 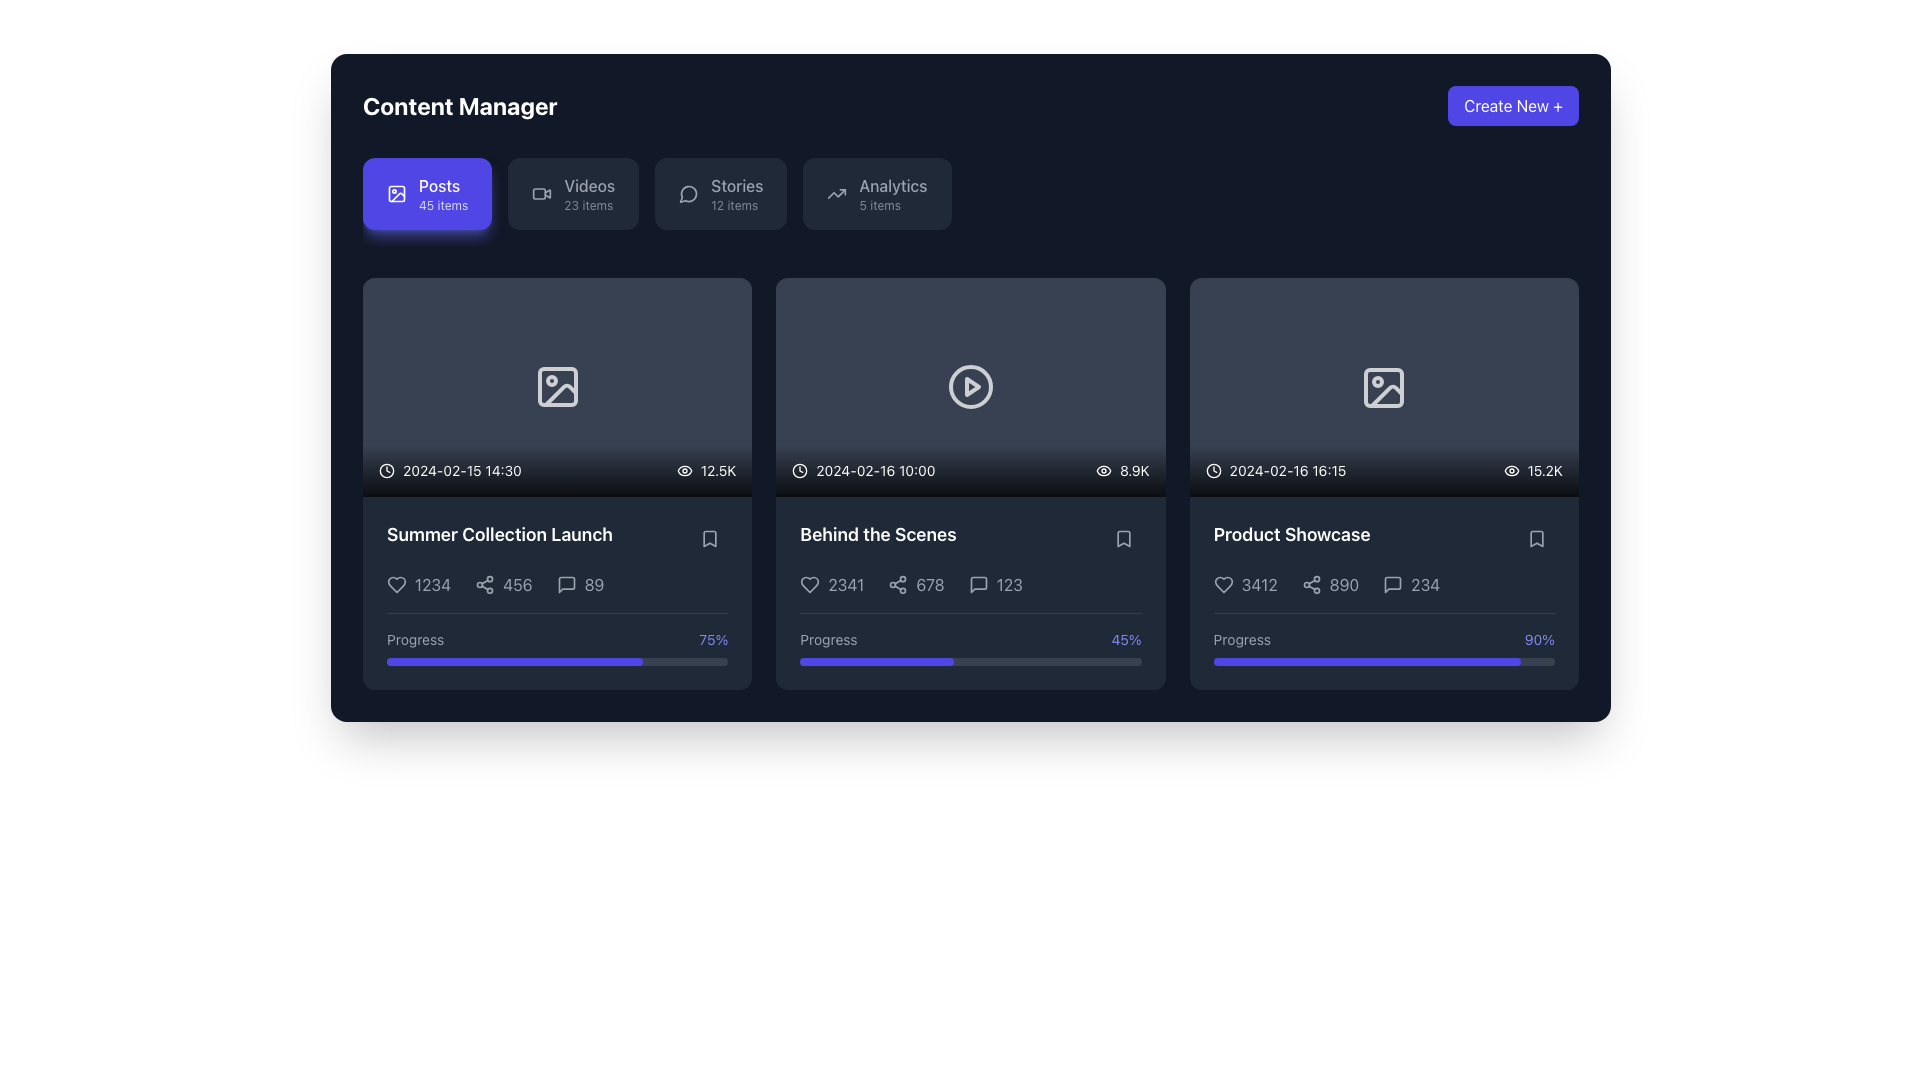 What do you see at coordinates (557, 470) in the screenshot?
I see `displayed metadata information about the post, which includes the publish date/time and view count, located at the bottom-left corner of the 'Summer Collection Launch' card` at bounding box center [557, 470].